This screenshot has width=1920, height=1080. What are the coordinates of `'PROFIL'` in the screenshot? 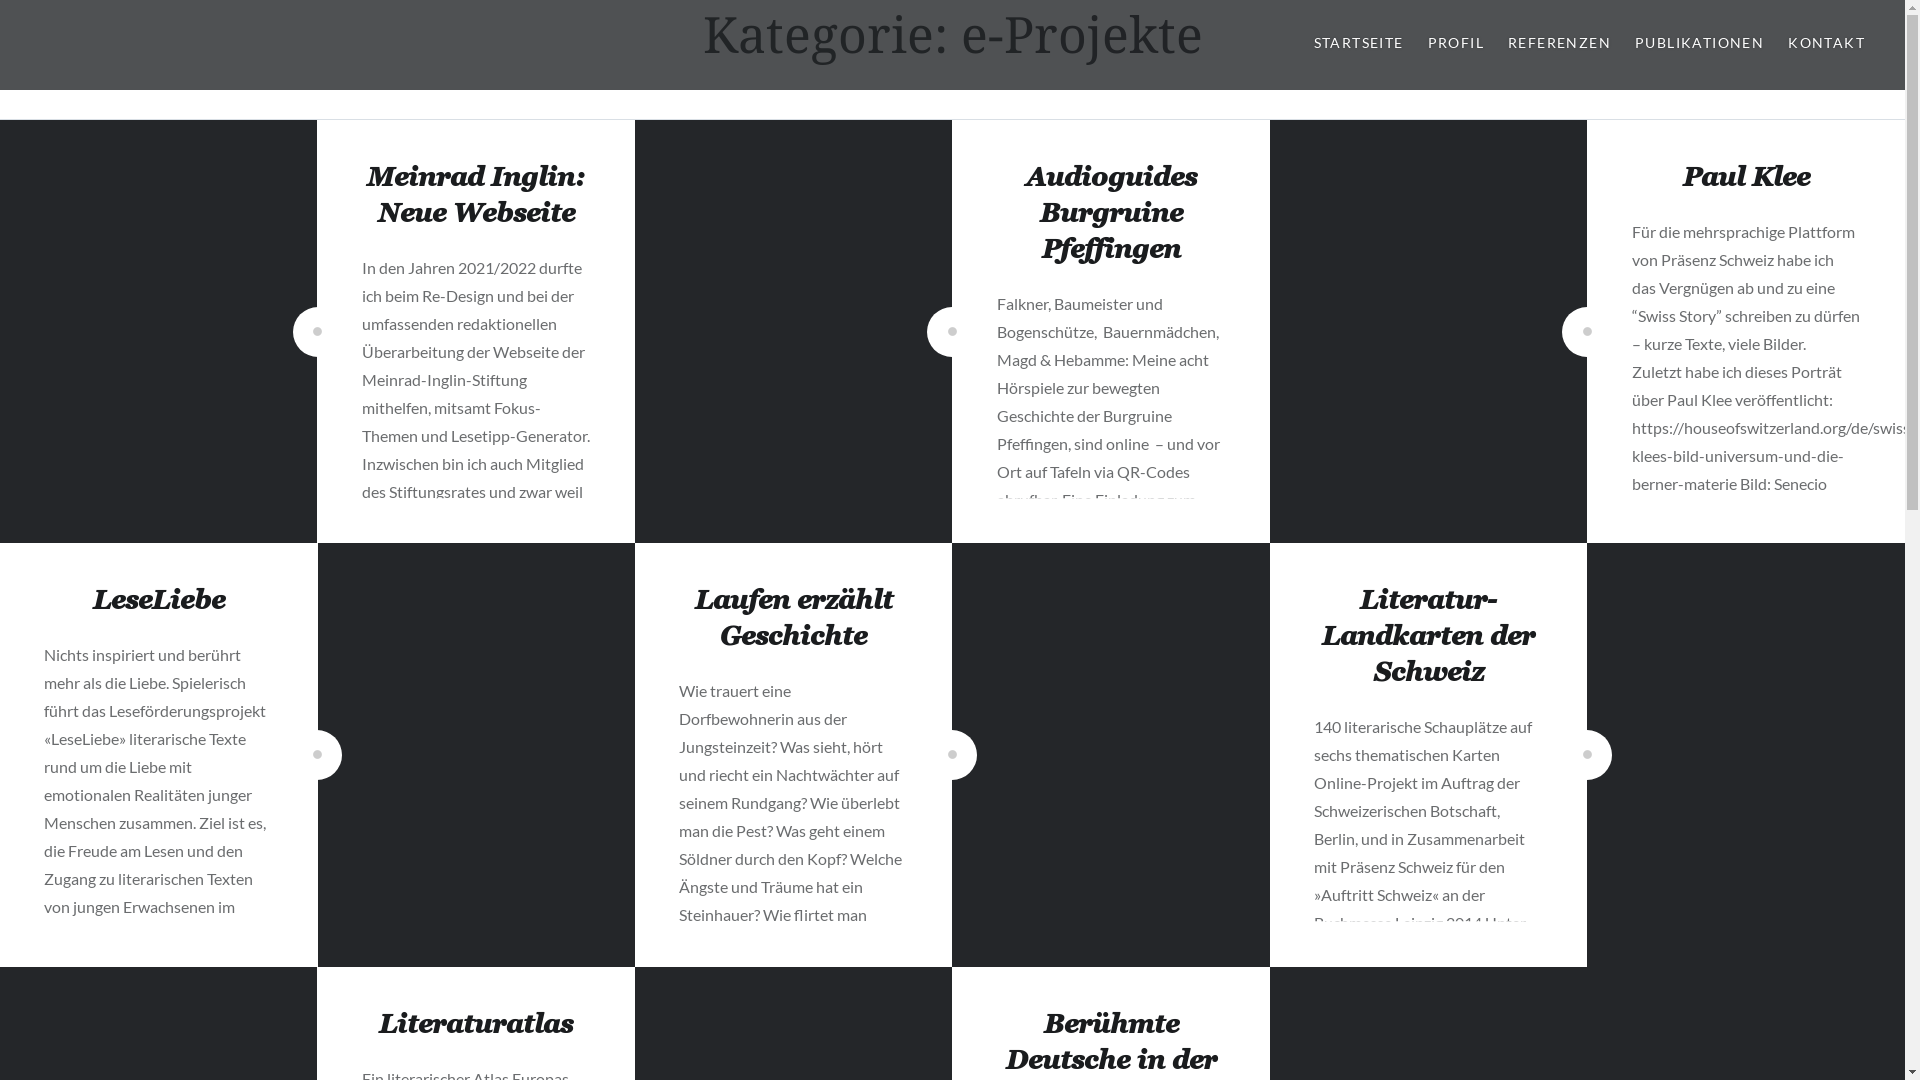 It's located at (1455, 43).